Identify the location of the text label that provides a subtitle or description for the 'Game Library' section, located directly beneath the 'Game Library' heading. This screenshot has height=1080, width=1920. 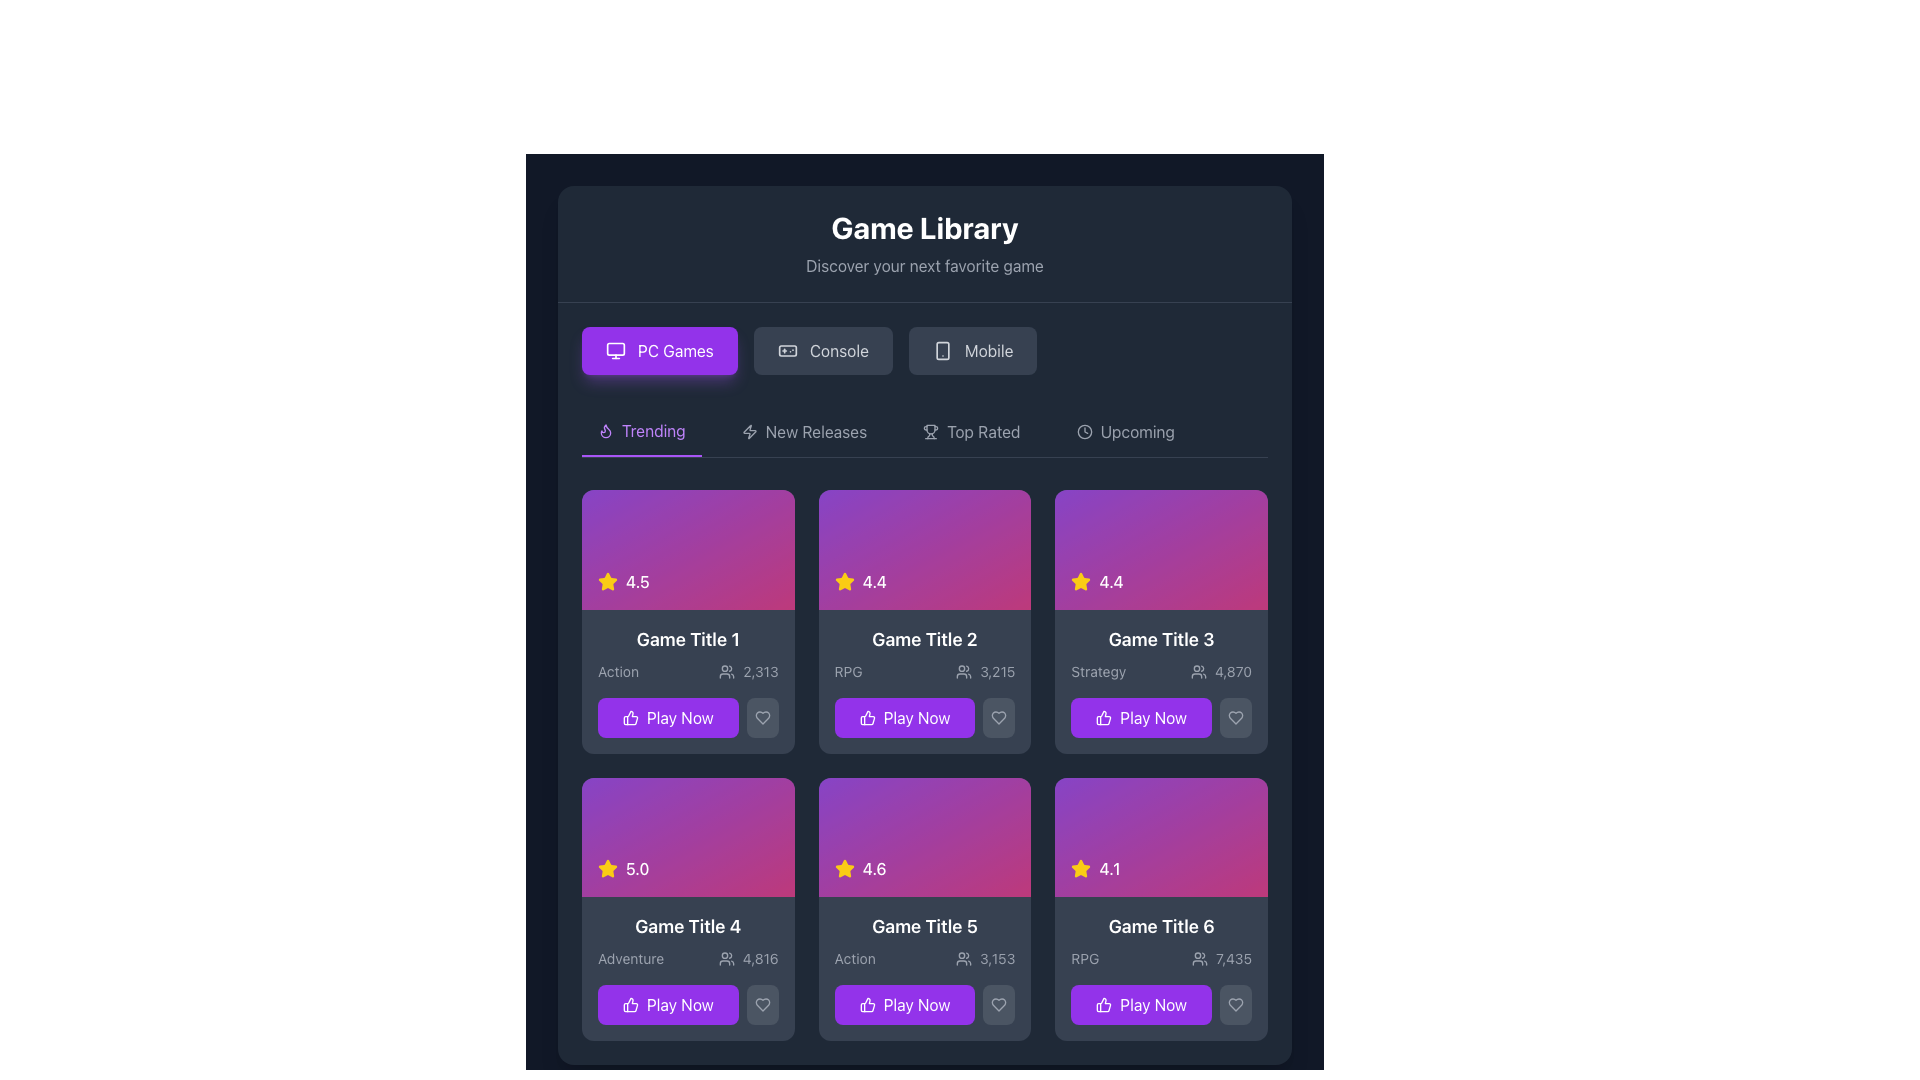
(924, 265).